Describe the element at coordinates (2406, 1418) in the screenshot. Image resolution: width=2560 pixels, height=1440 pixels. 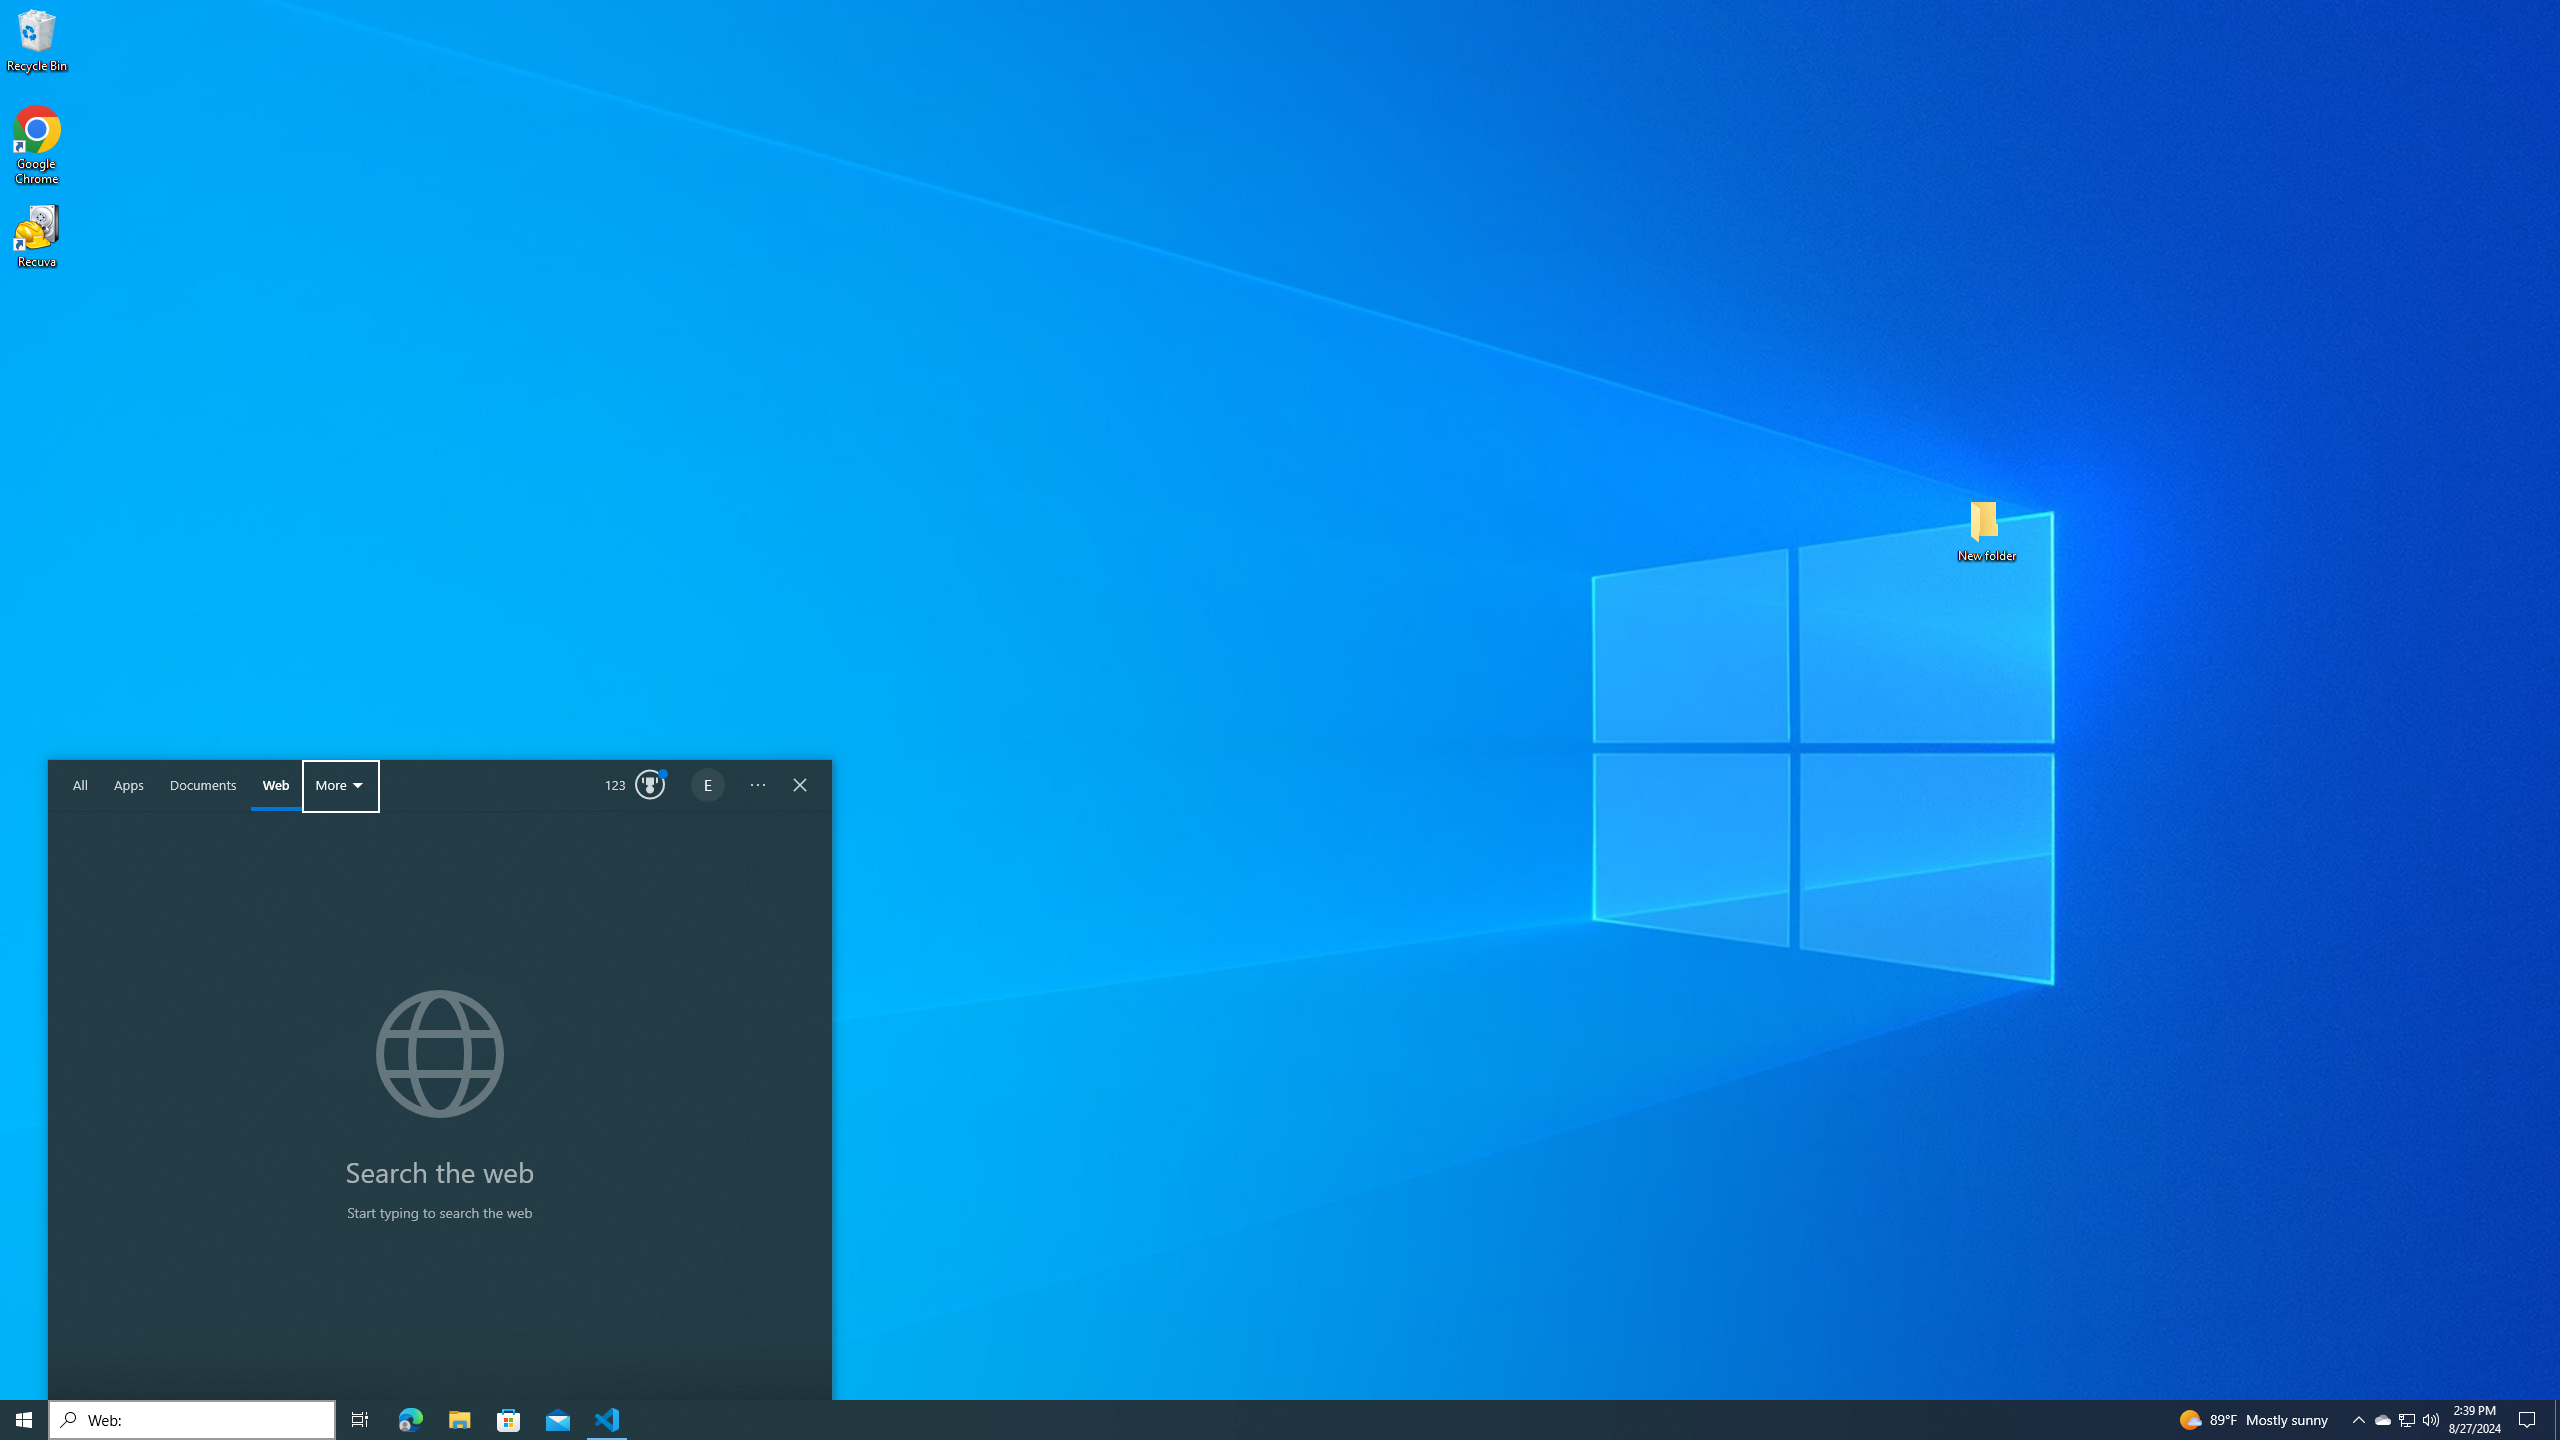
I see `'Notification Chevron'` at that location.